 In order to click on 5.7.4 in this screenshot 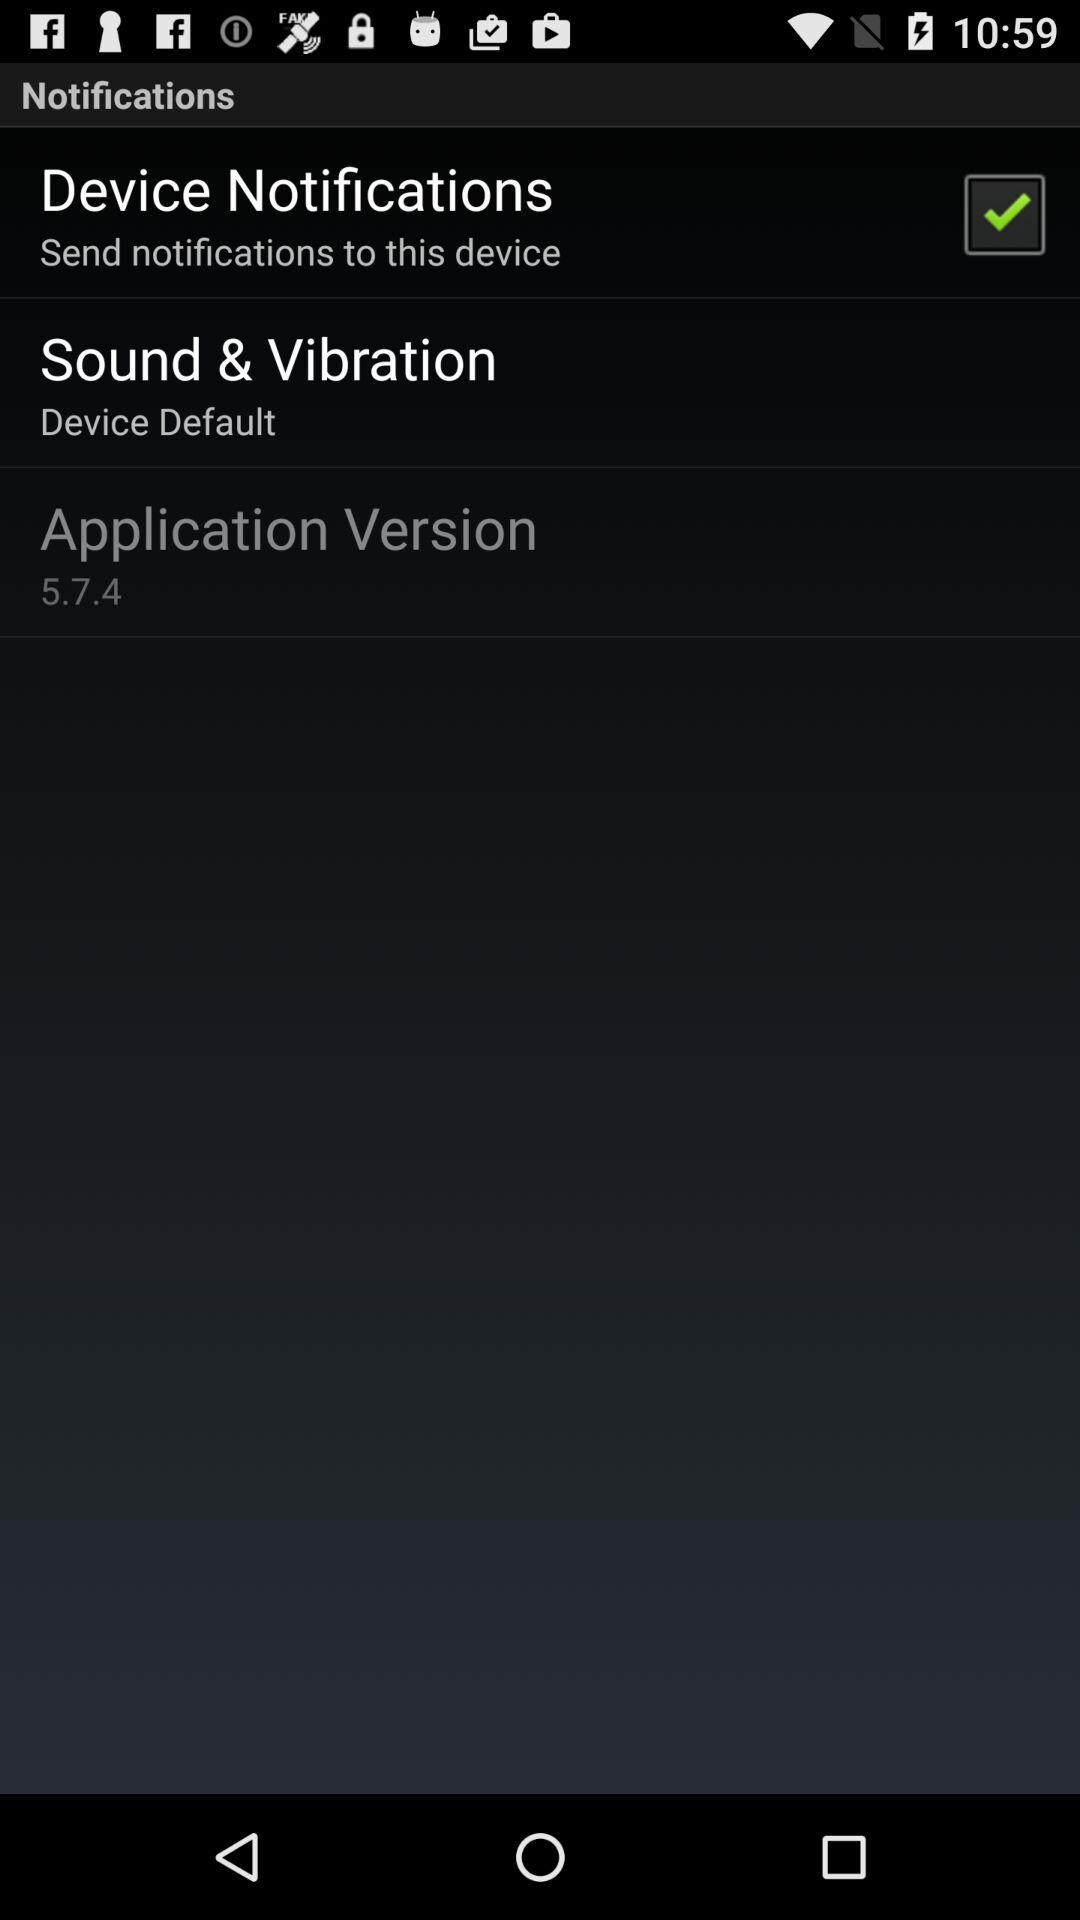, I will do `click(80, 589)`.